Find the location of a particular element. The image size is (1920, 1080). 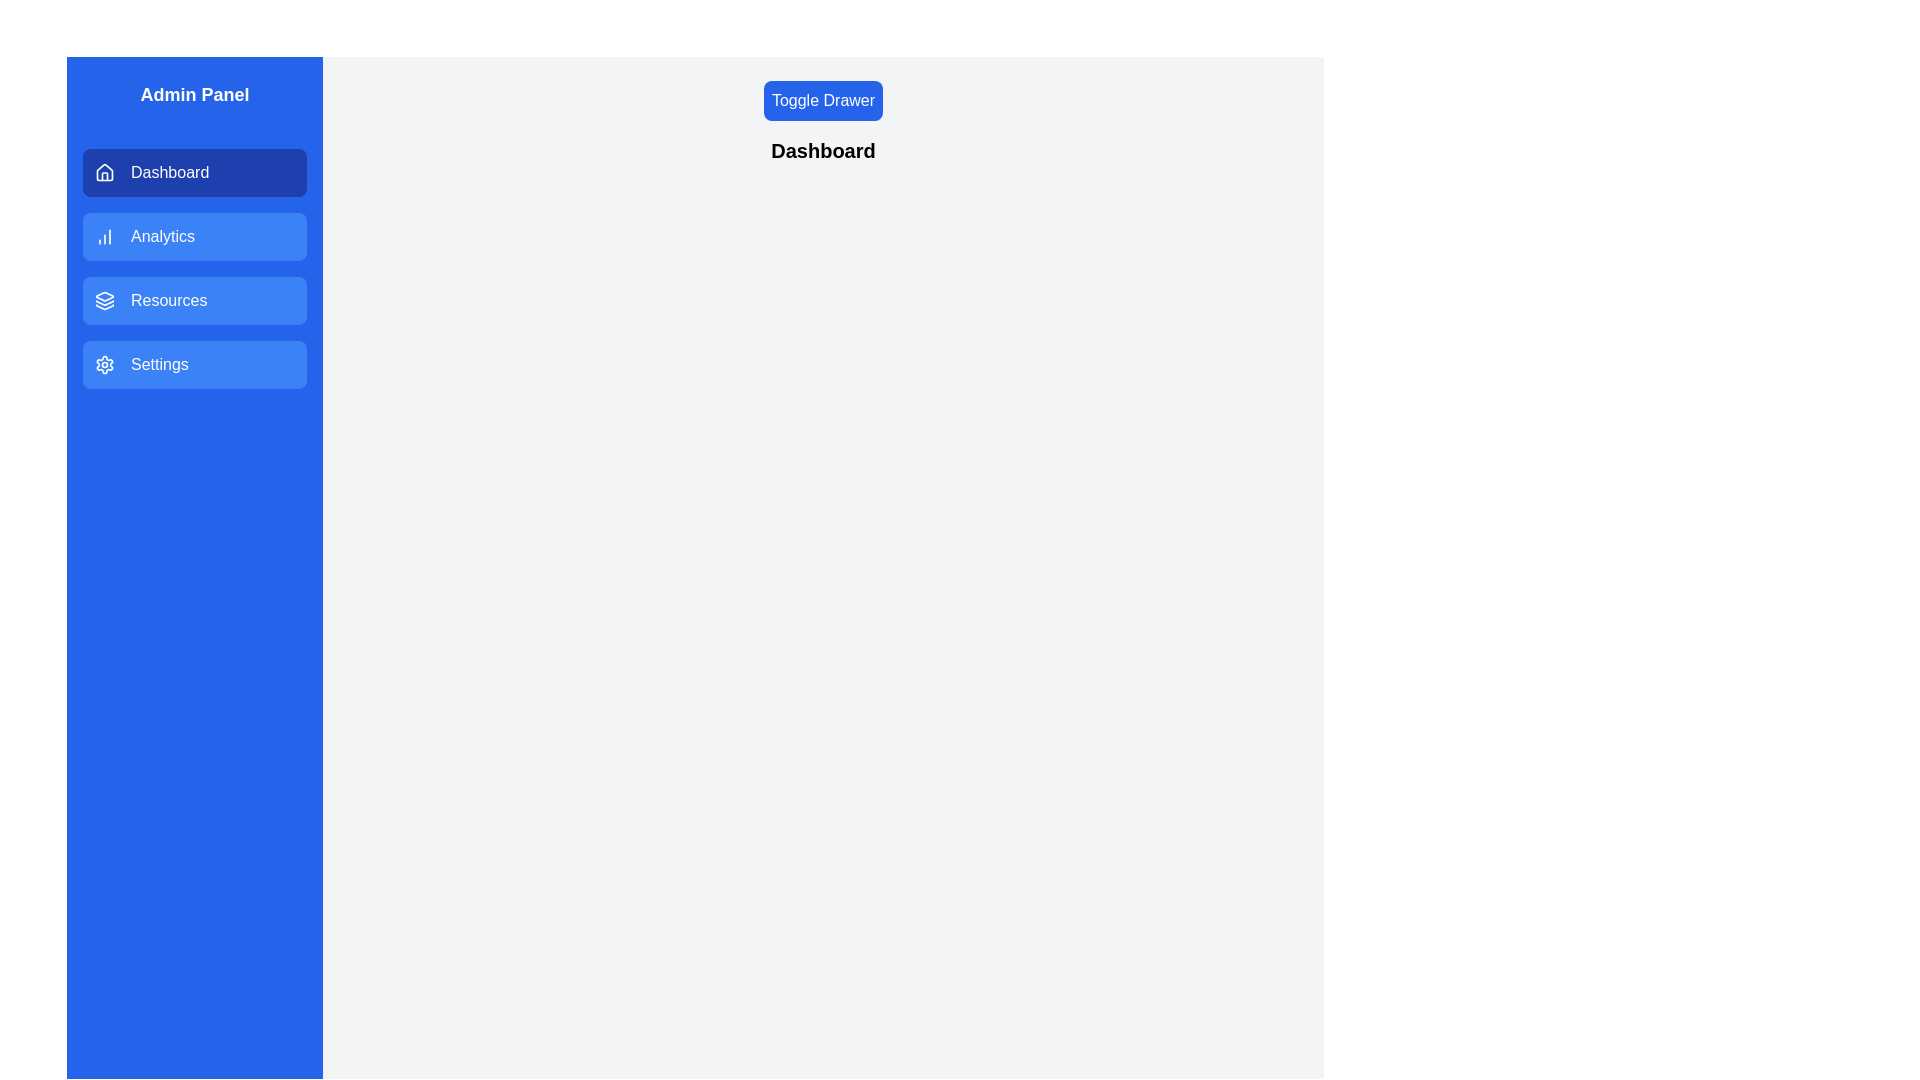

the menu section Resources by clicking on its button is located at coordinates (195, 300).